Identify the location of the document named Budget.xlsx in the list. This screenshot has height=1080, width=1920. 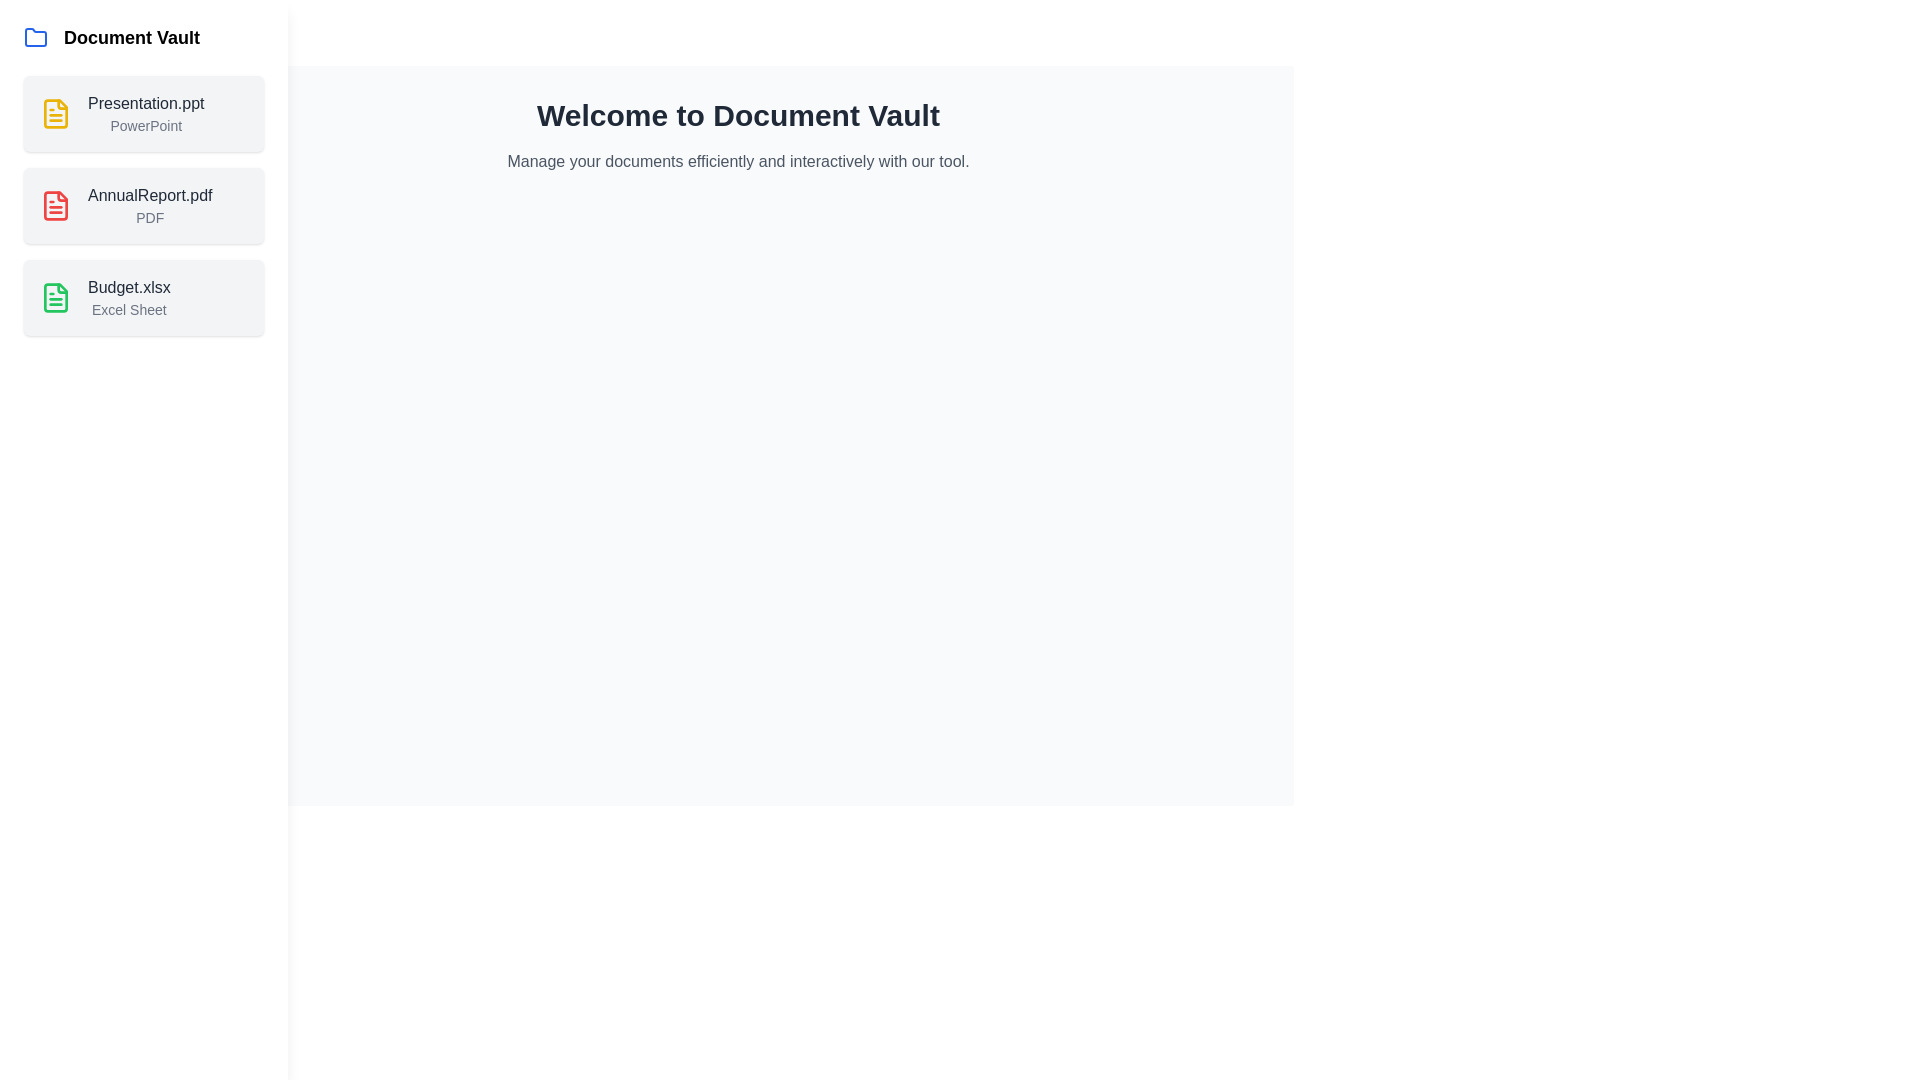
(143, 297).